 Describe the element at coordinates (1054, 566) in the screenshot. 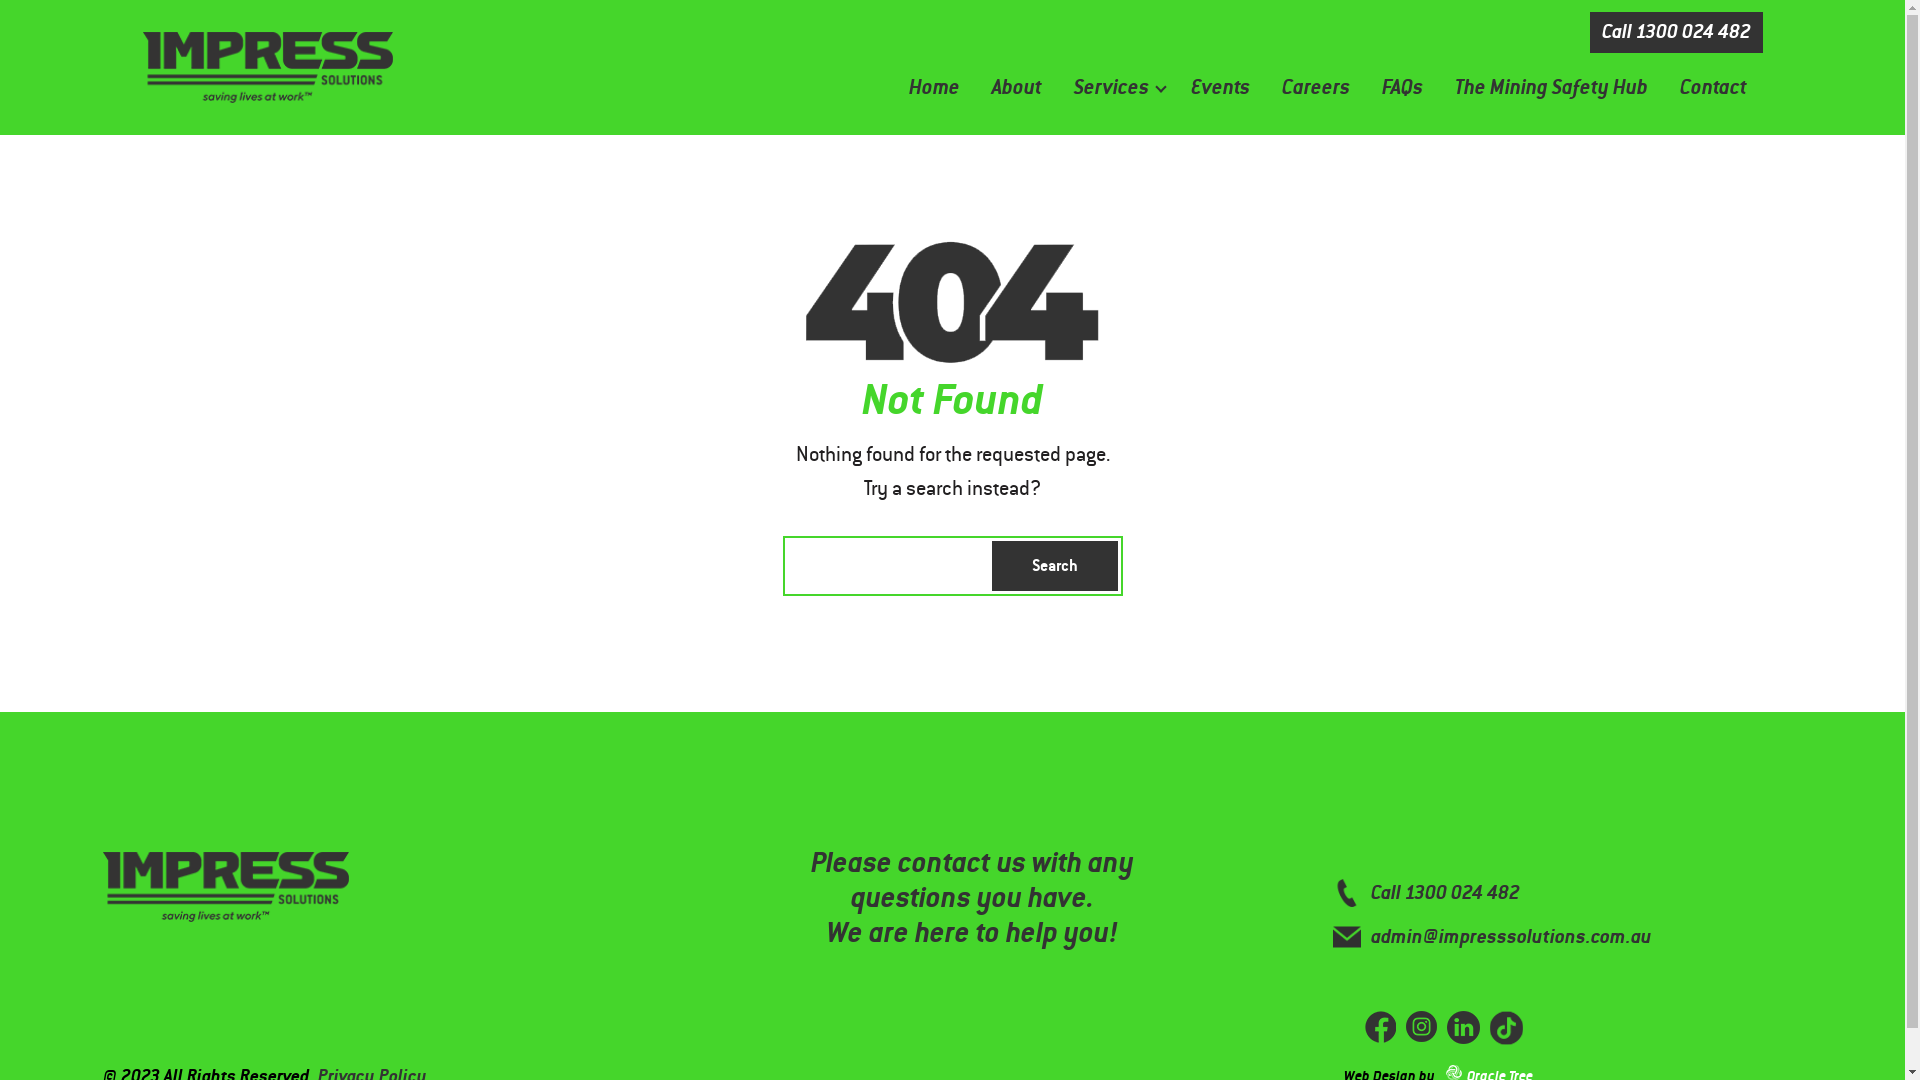

I see `'Search'` at that location.